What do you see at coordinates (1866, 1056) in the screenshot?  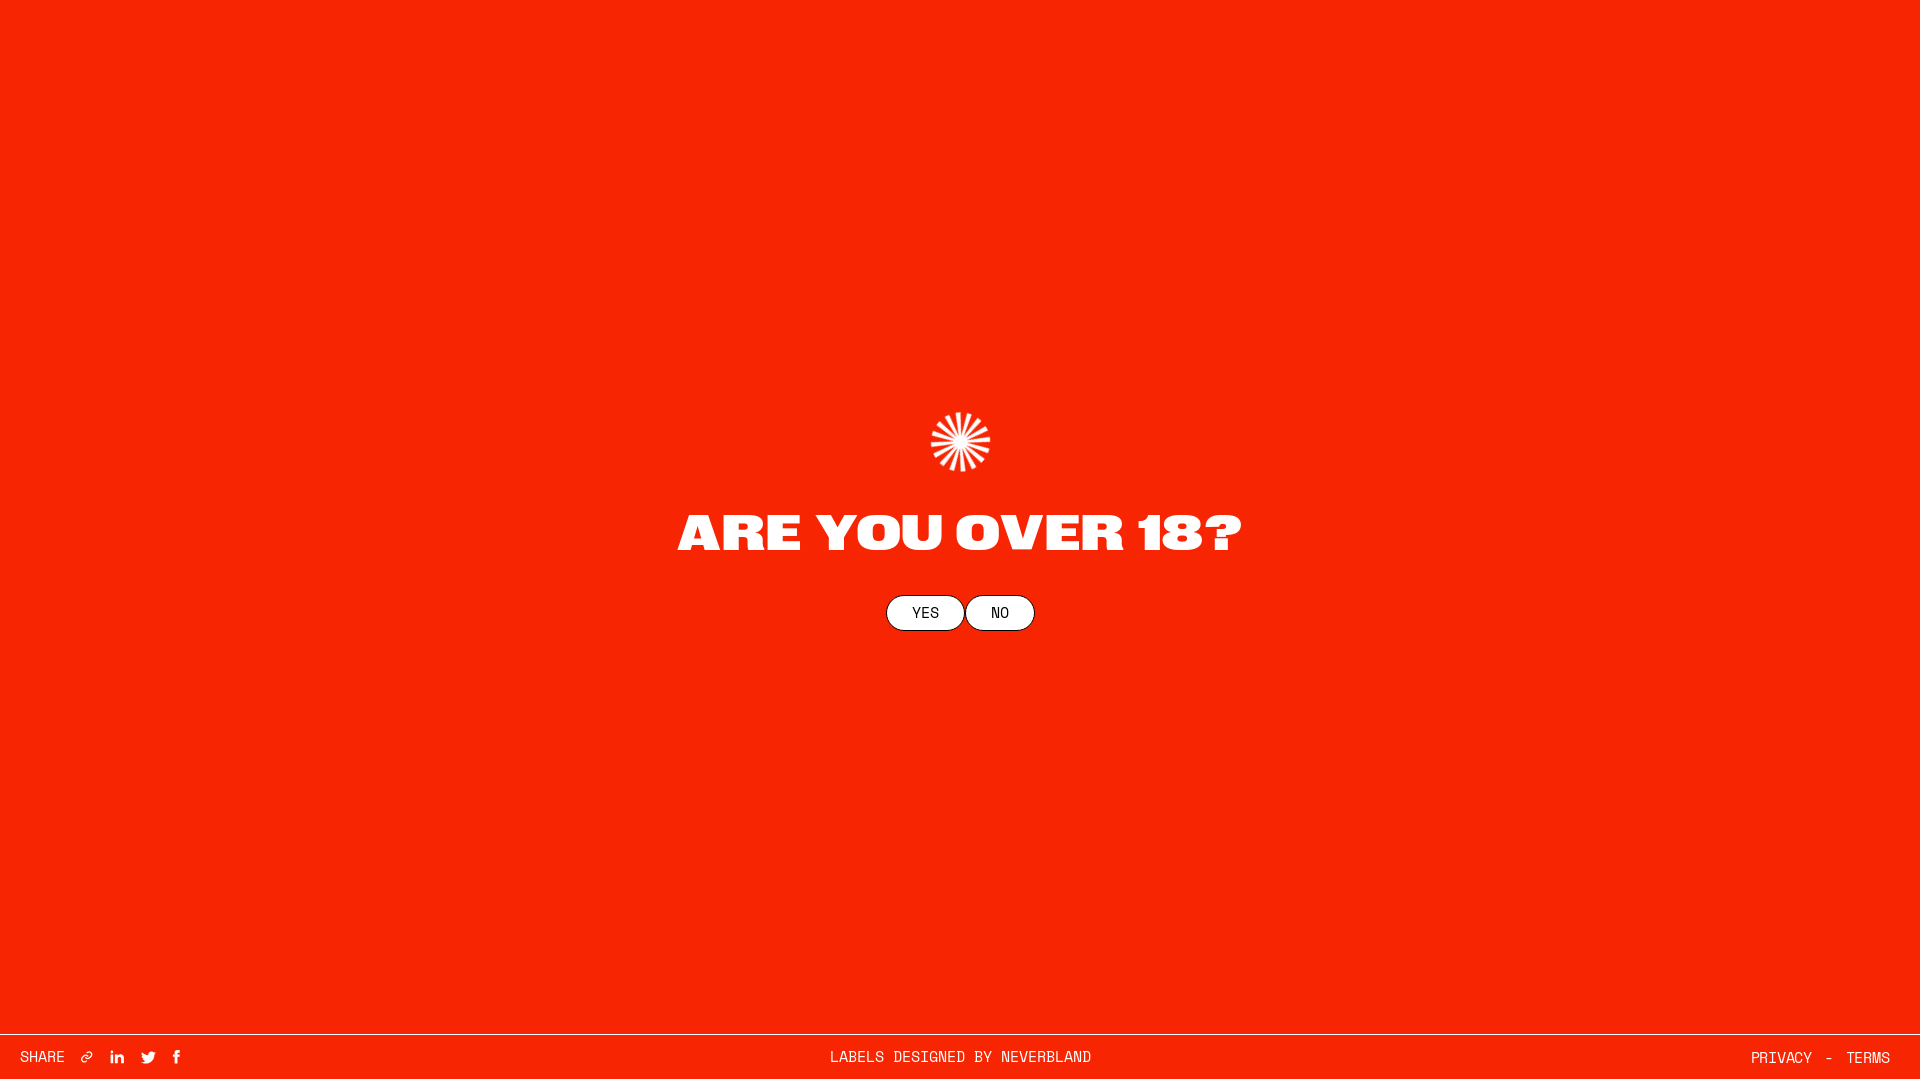 I see `'TERMS'` at bounding box center [1866, 1056].